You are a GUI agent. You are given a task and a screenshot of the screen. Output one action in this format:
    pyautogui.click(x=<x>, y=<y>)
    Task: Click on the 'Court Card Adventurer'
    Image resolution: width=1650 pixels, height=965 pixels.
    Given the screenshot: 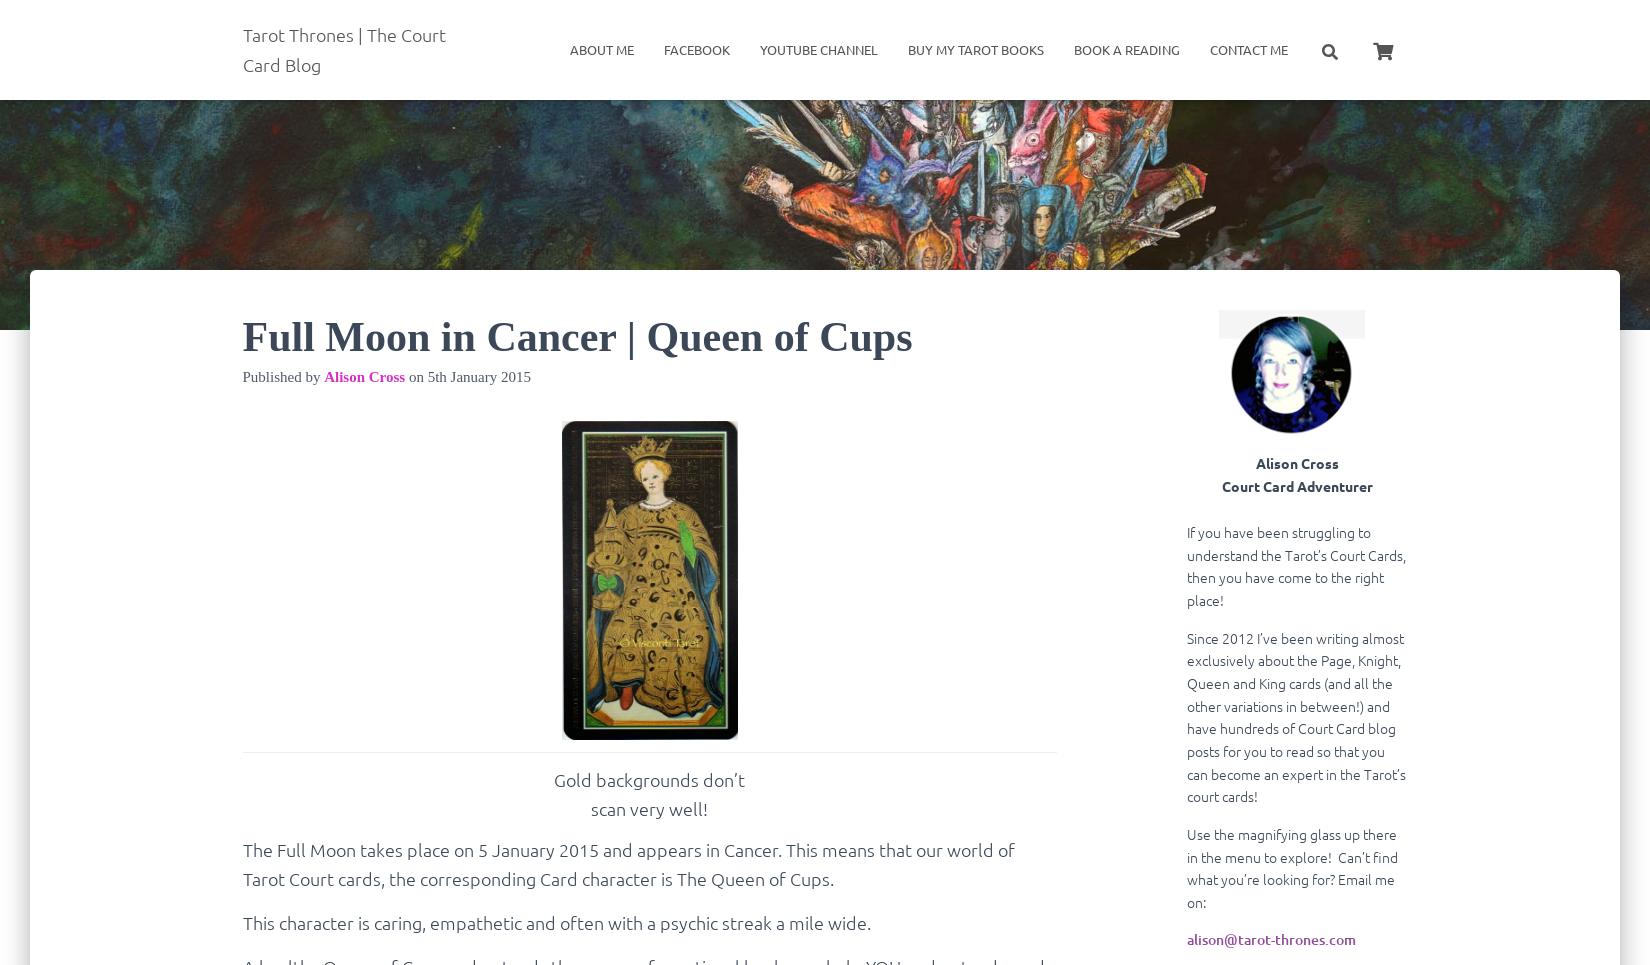 What is the action you would take?
    pyautogui.click(x=1295, y=485)
    